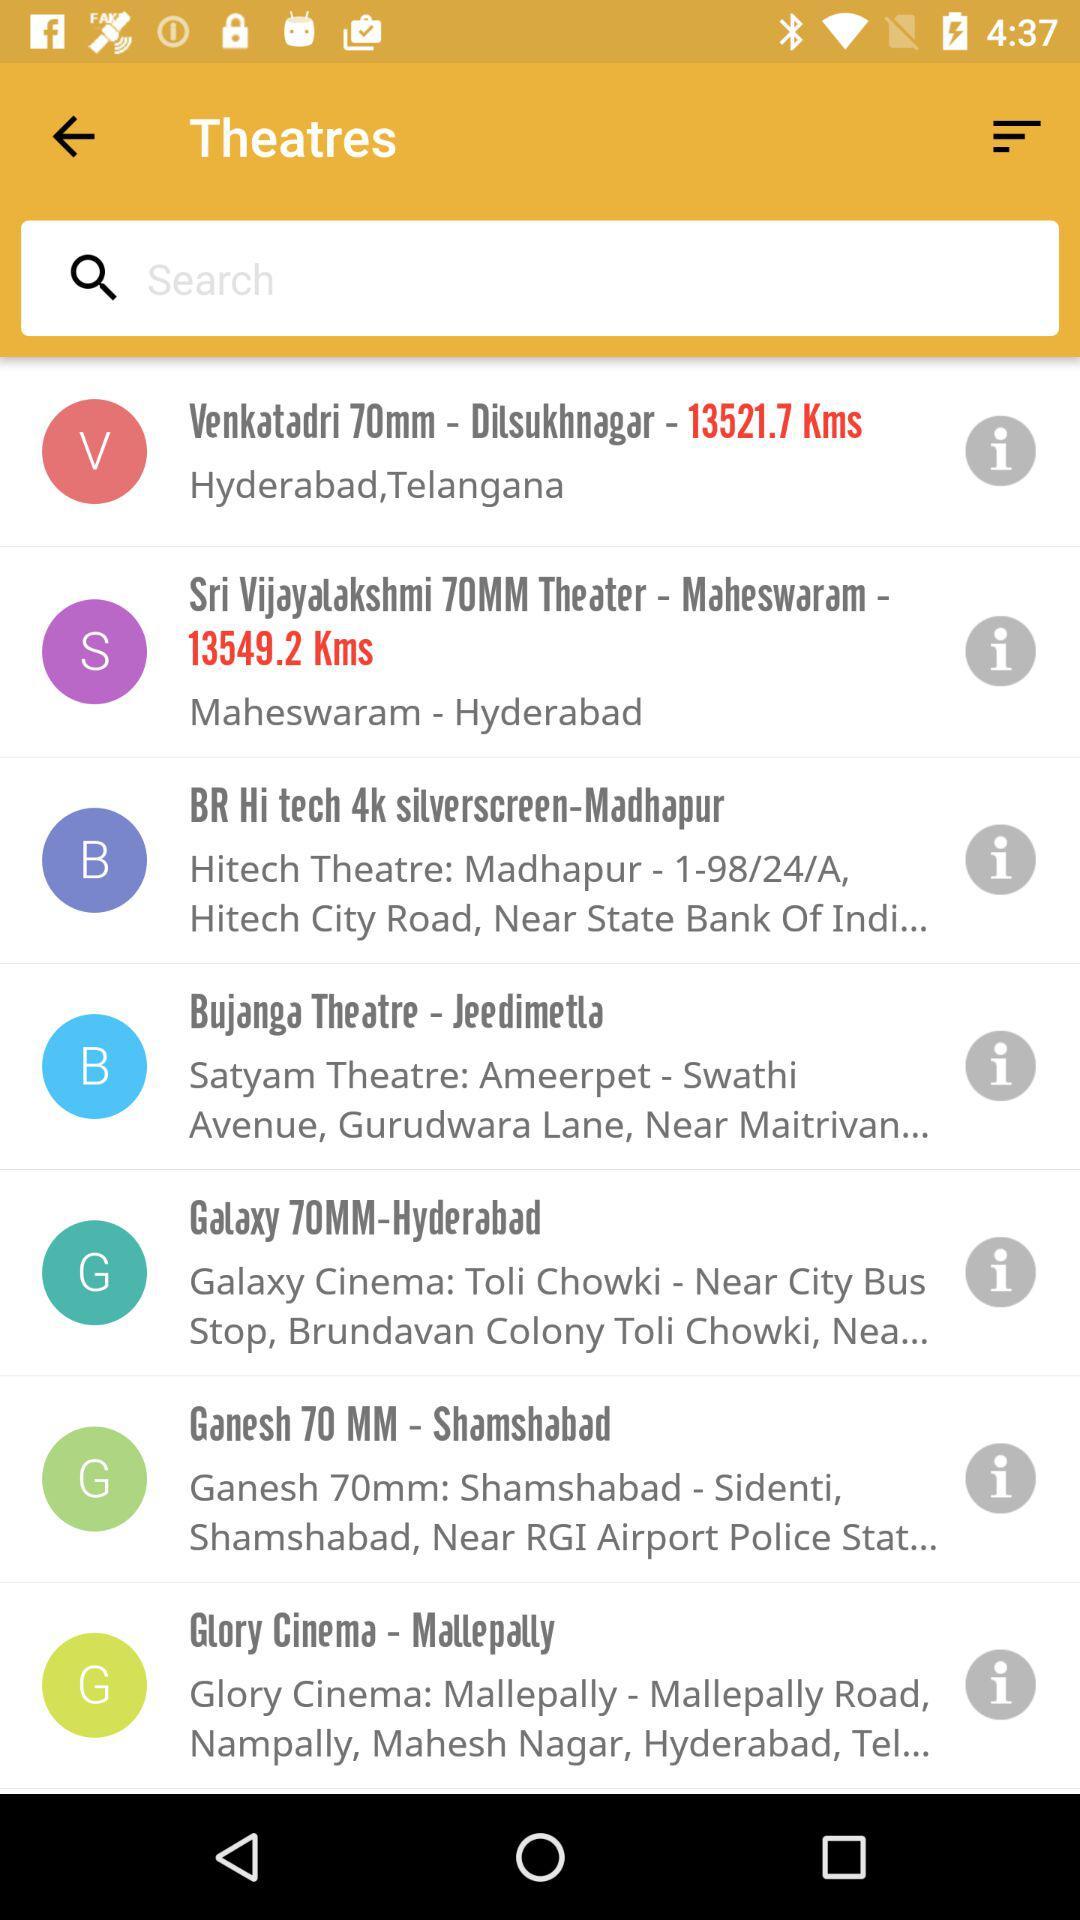 This screenshot has width=1080, height=1920. Describe the element at coordinates (1001, 860) in the screenshot. I see `information` at that location.